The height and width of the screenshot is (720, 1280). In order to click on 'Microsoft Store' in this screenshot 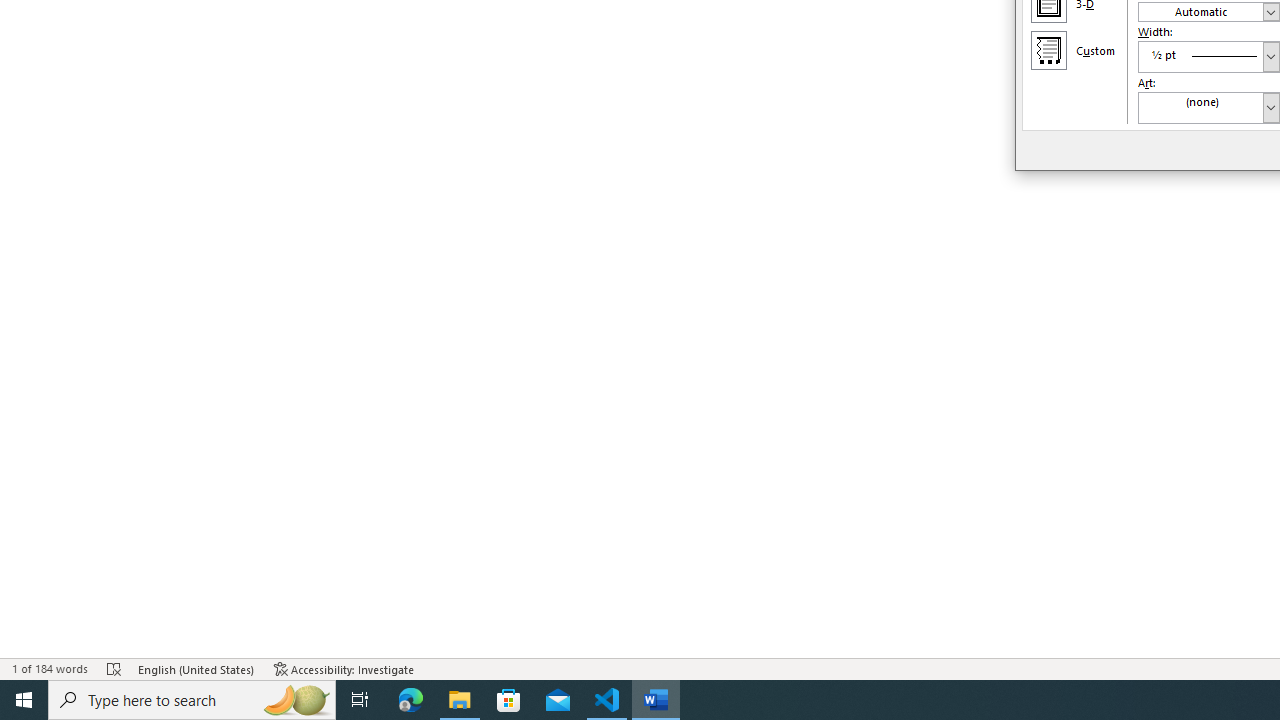, I will do `click(509, 698)`.